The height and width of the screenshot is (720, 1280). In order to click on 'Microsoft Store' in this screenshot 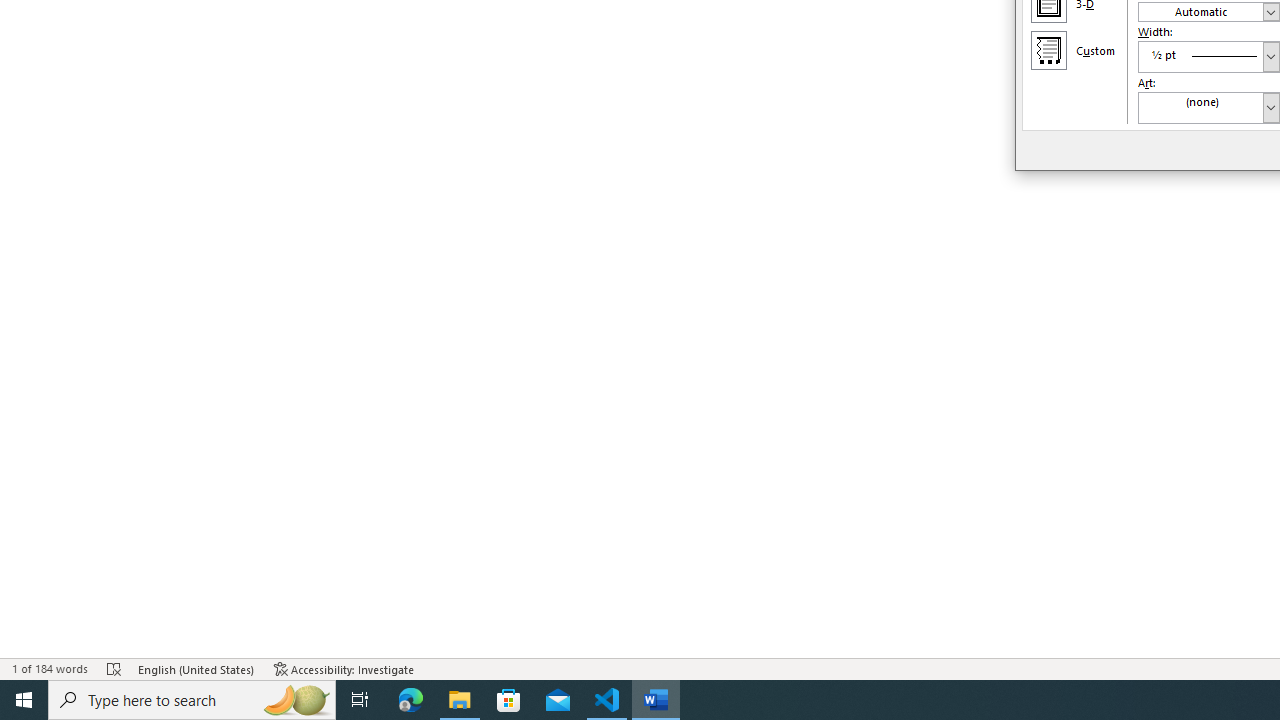, I will do `click(509, 698)`.